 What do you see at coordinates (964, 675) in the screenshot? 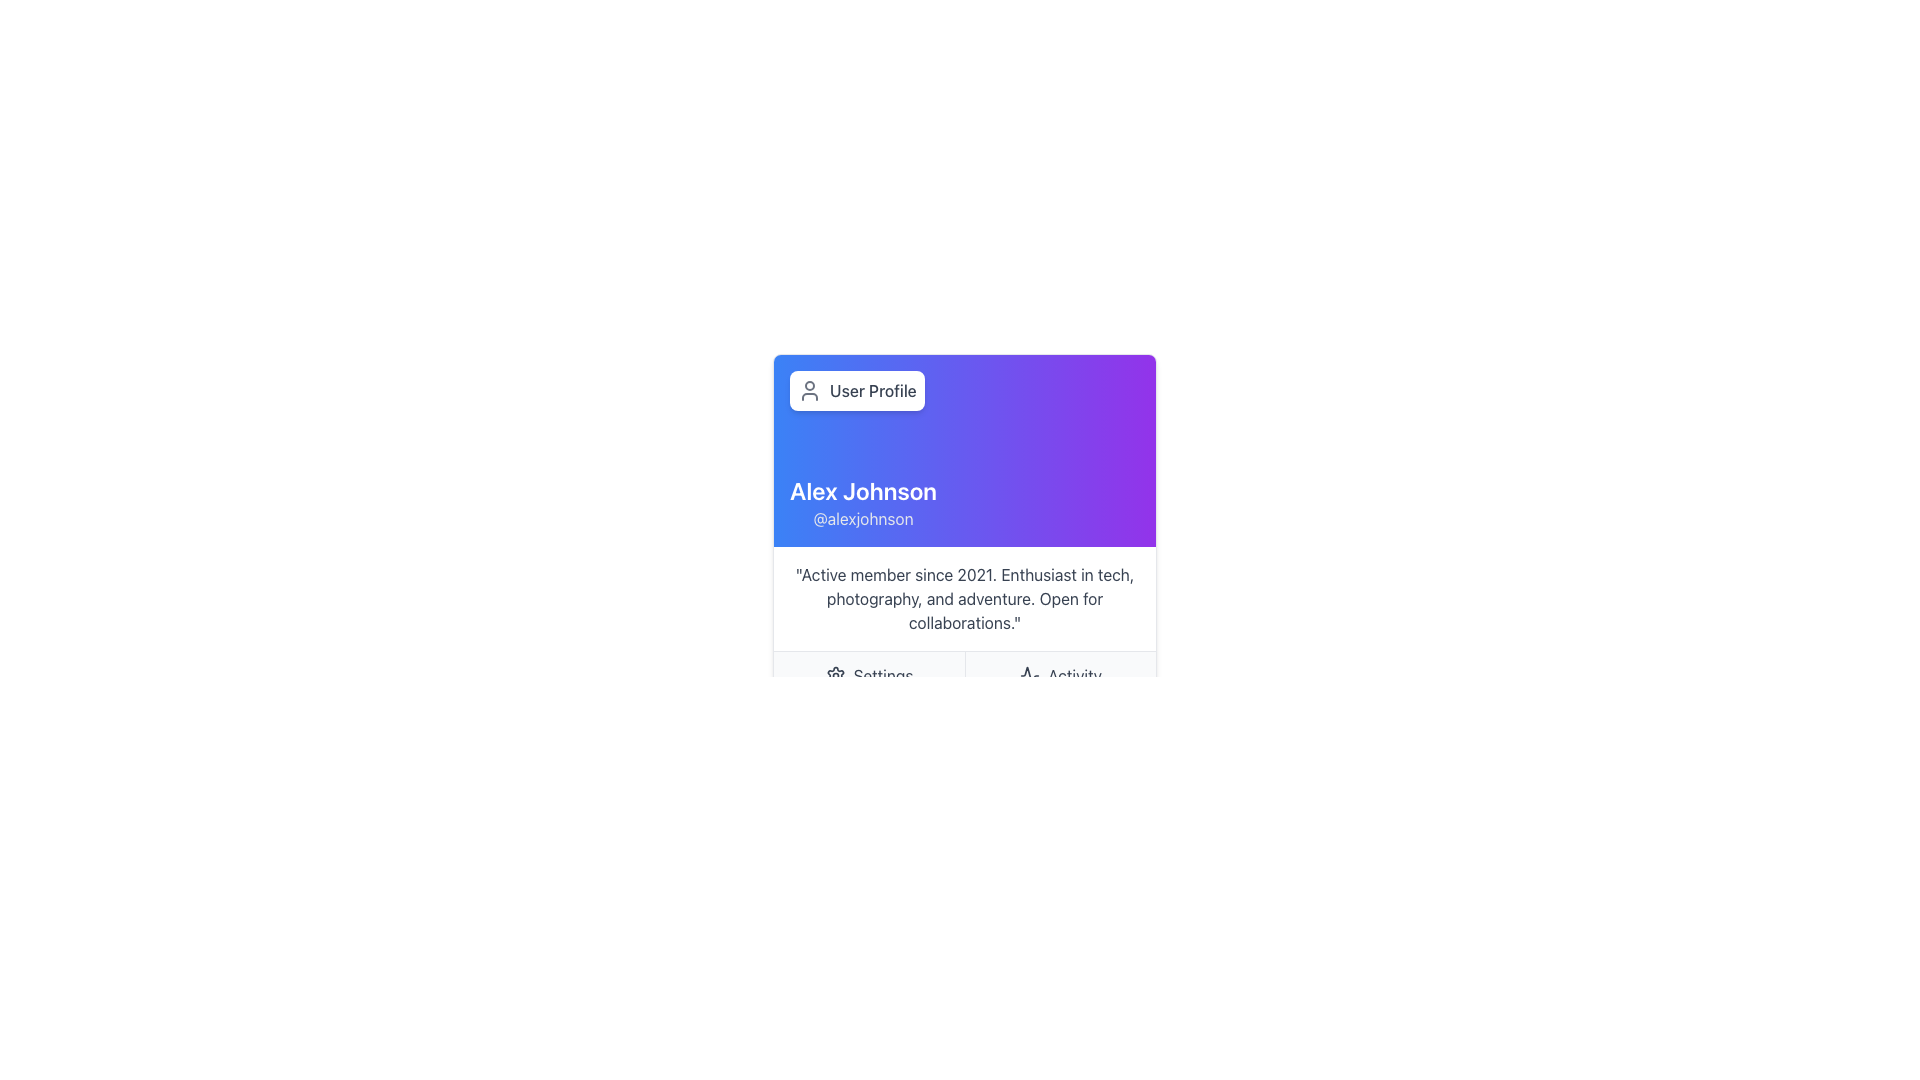
I see `the Divider element located at the bottom of the user profile card, which separates the 'About' section from the 'Settings/Activity' area` at bounding box center [964, 675].